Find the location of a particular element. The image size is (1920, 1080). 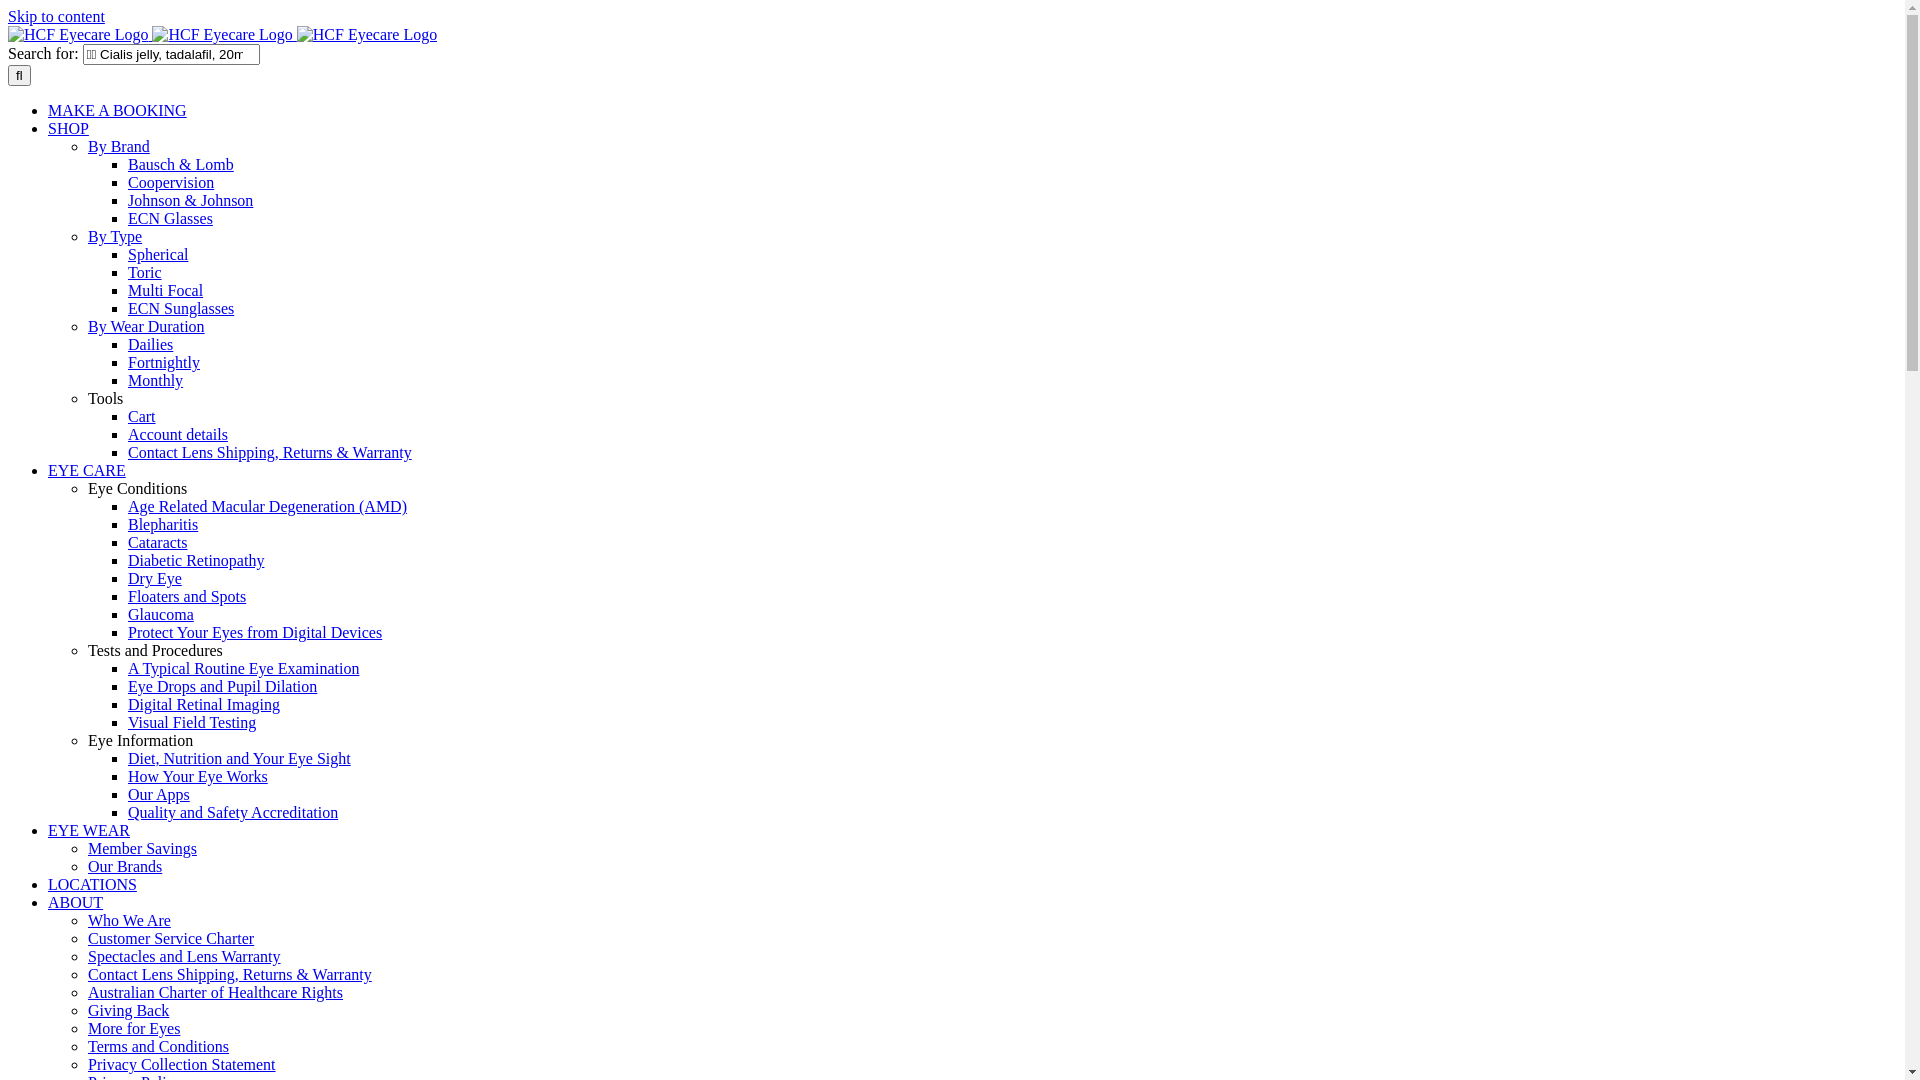

'Who We Are' is located at coordinates (128, 920).